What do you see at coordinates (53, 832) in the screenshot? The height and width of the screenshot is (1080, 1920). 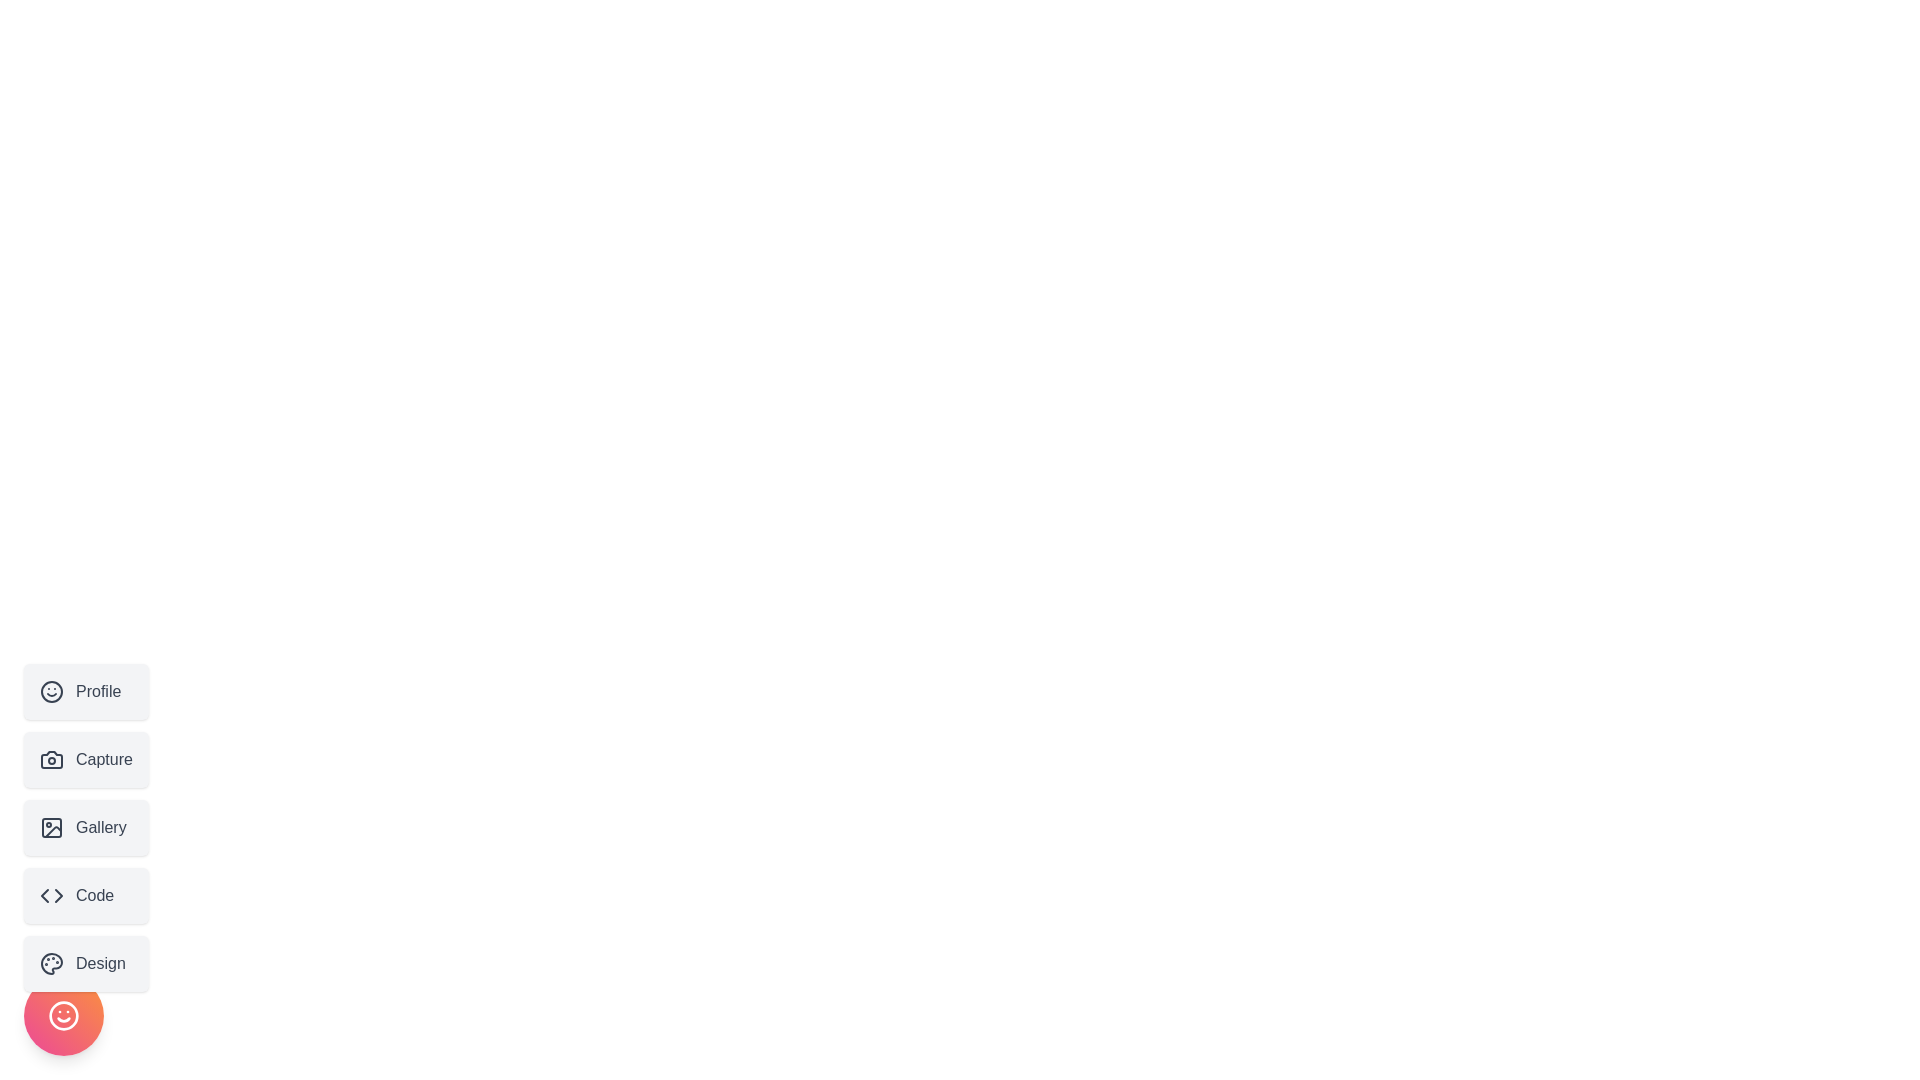 I see `the 'Gallery' button, which is part of an SVG icon located in the third position of a vertically stacked list of buttons` at bounding box center [53, 832].